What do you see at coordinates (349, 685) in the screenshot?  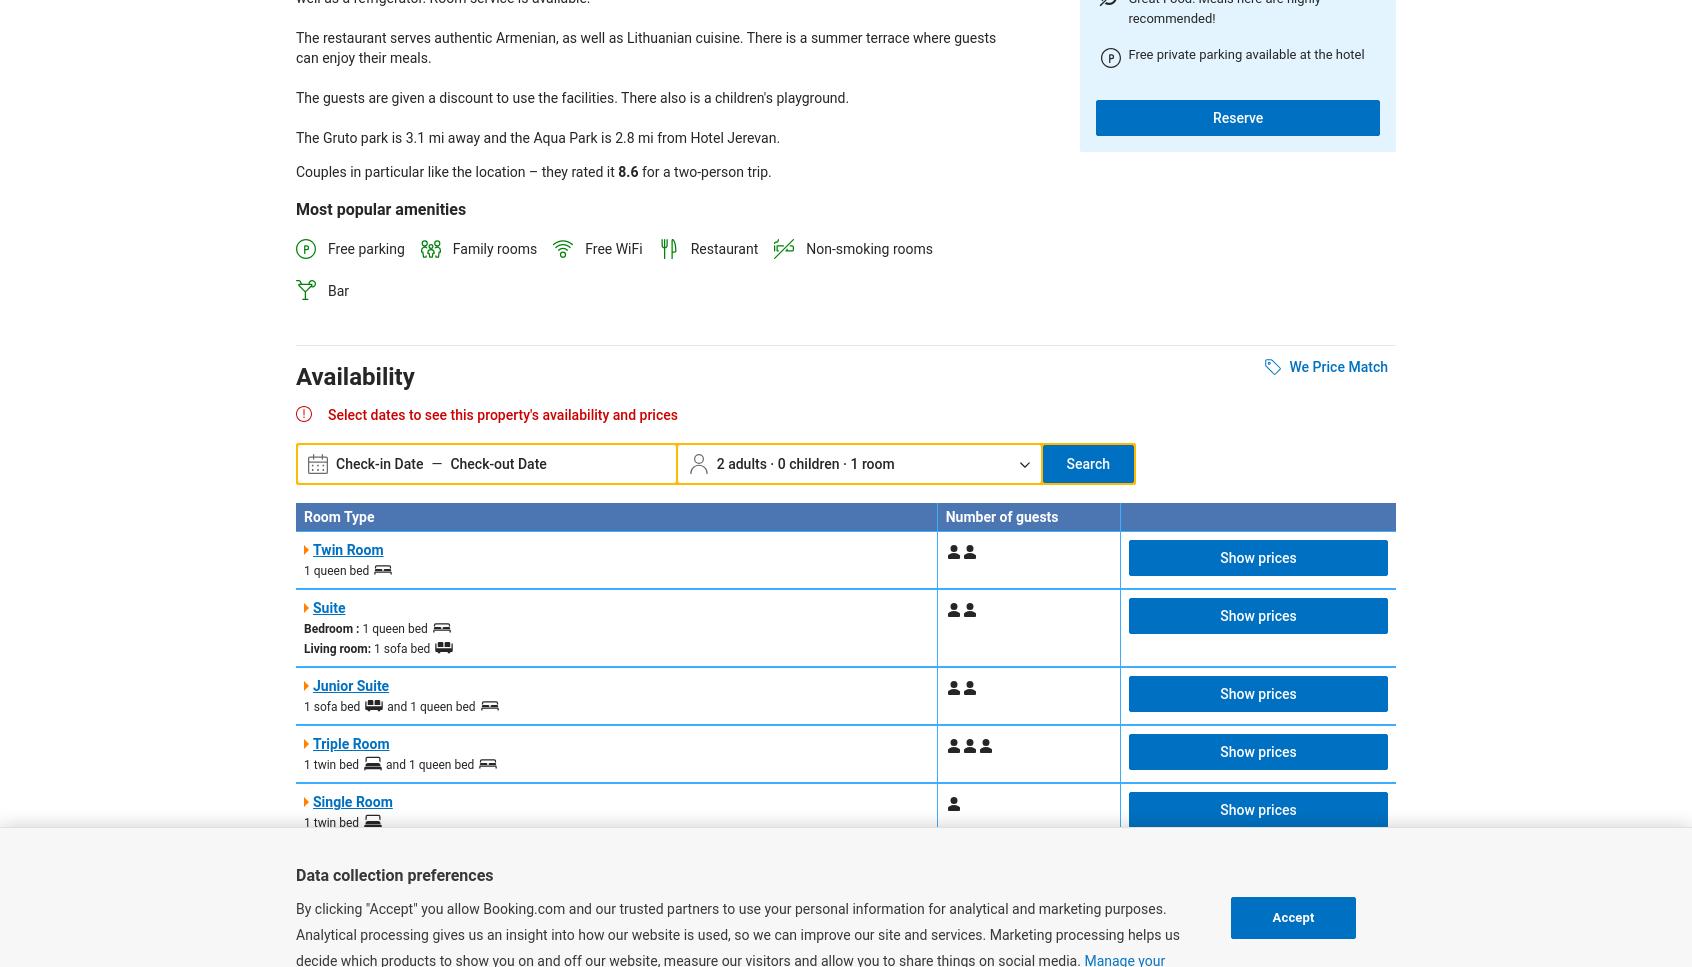 I see `'Junior Suite'` at bounding box center [349, 685].